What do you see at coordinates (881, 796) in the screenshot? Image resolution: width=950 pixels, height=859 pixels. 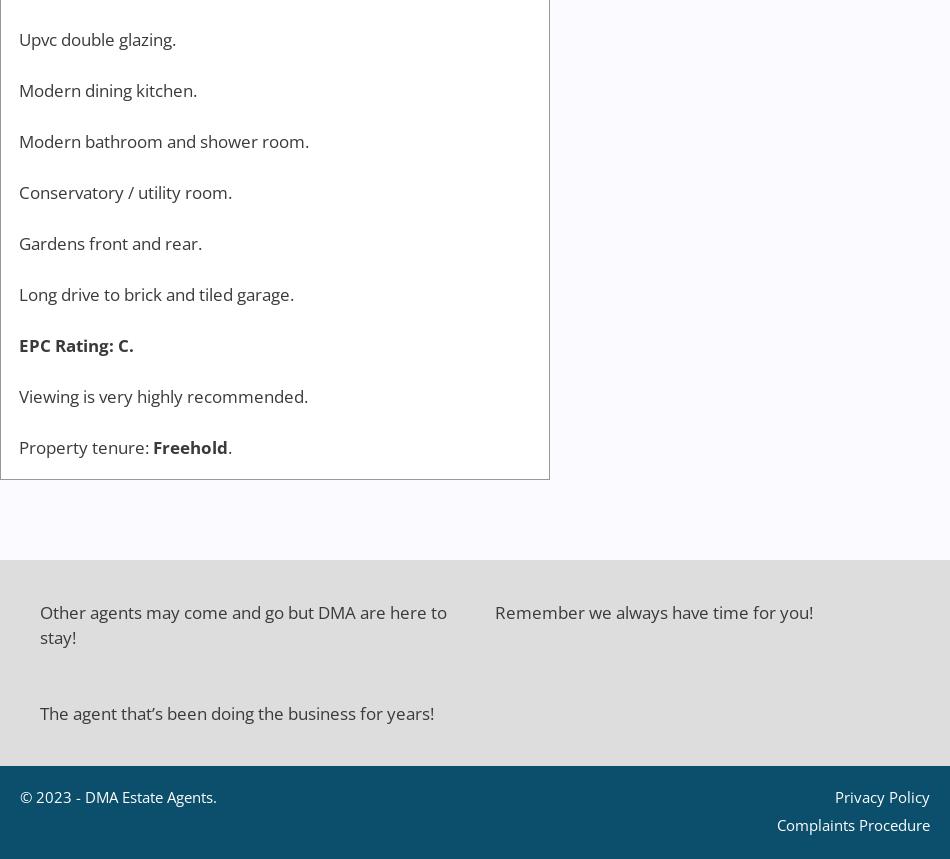 I see `'Privacy Policy'` at bounding box center [881, 796].